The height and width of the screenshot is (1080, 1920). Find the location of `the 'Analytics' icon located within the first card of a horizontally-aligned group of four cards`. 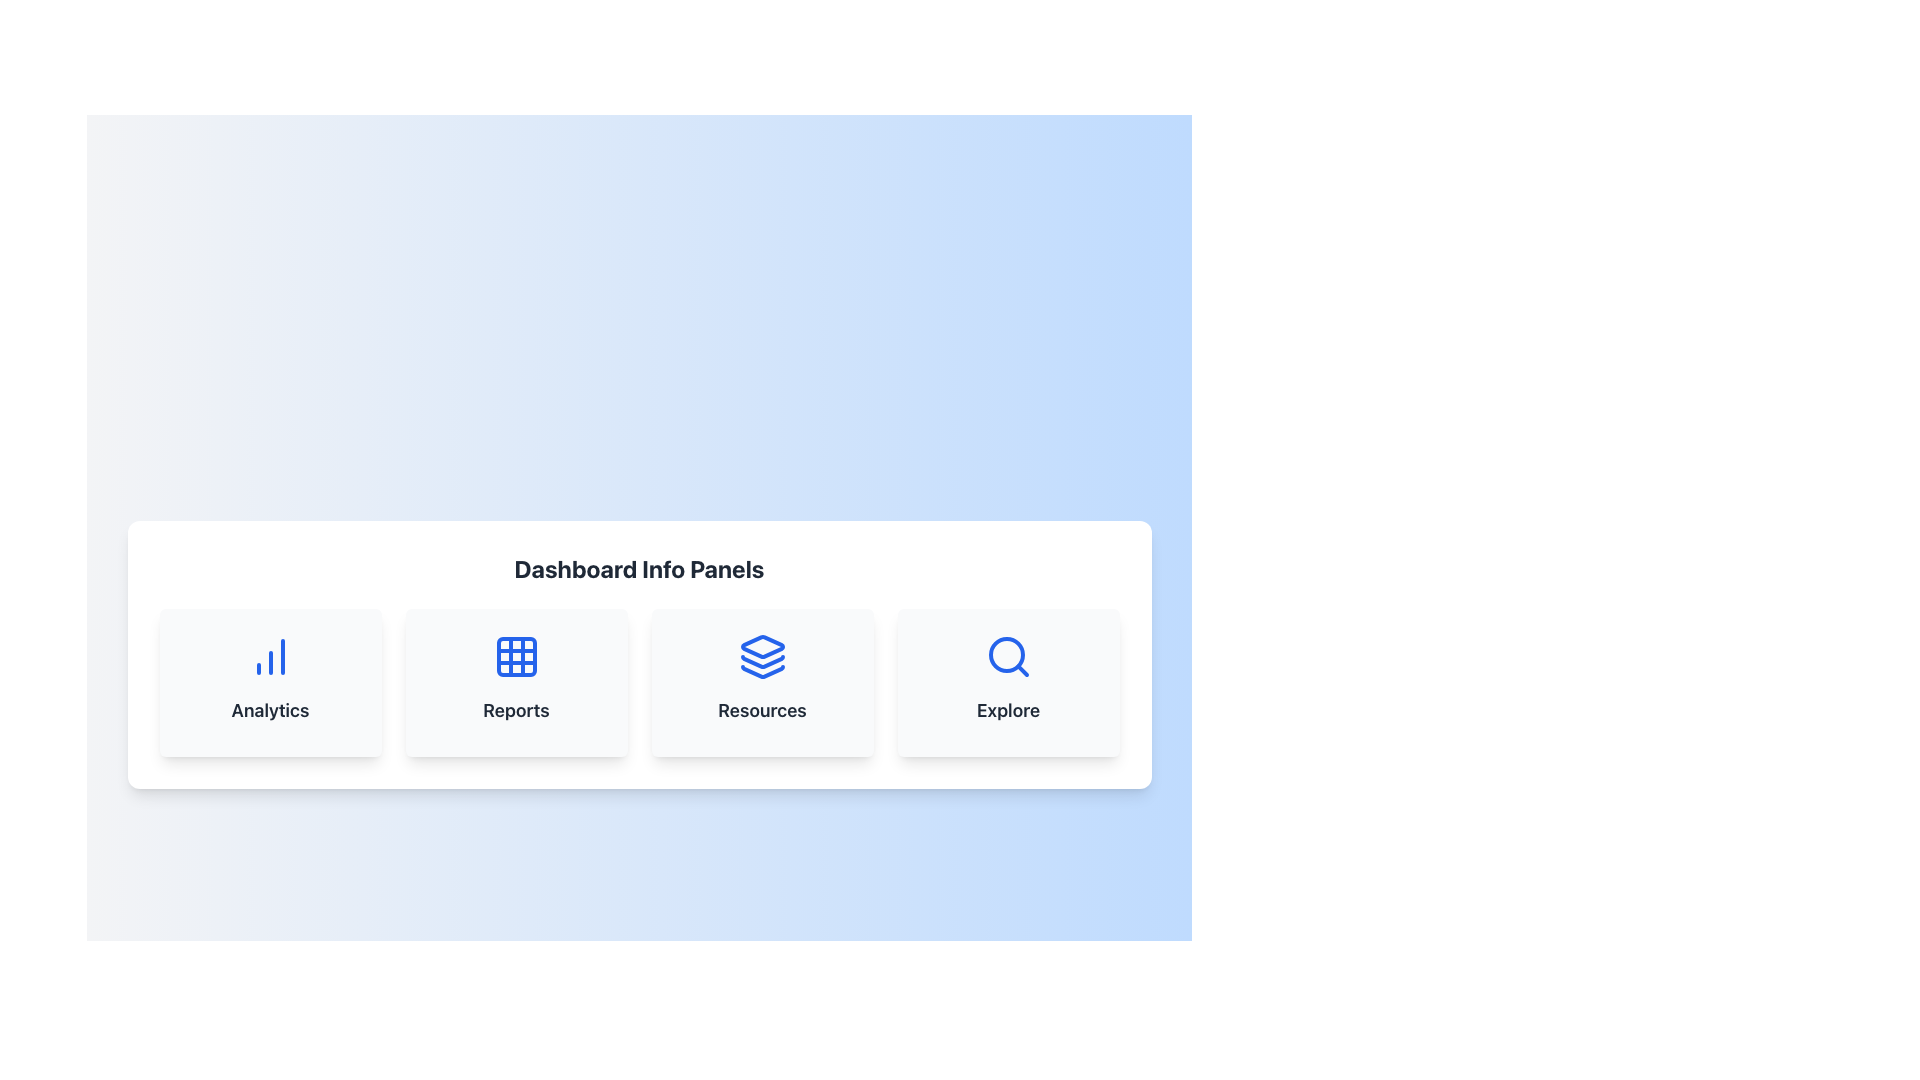

the 'Analytics' icon located within the first card of a horizontally-aligned group of four cards is located at coordinates (269, 656).